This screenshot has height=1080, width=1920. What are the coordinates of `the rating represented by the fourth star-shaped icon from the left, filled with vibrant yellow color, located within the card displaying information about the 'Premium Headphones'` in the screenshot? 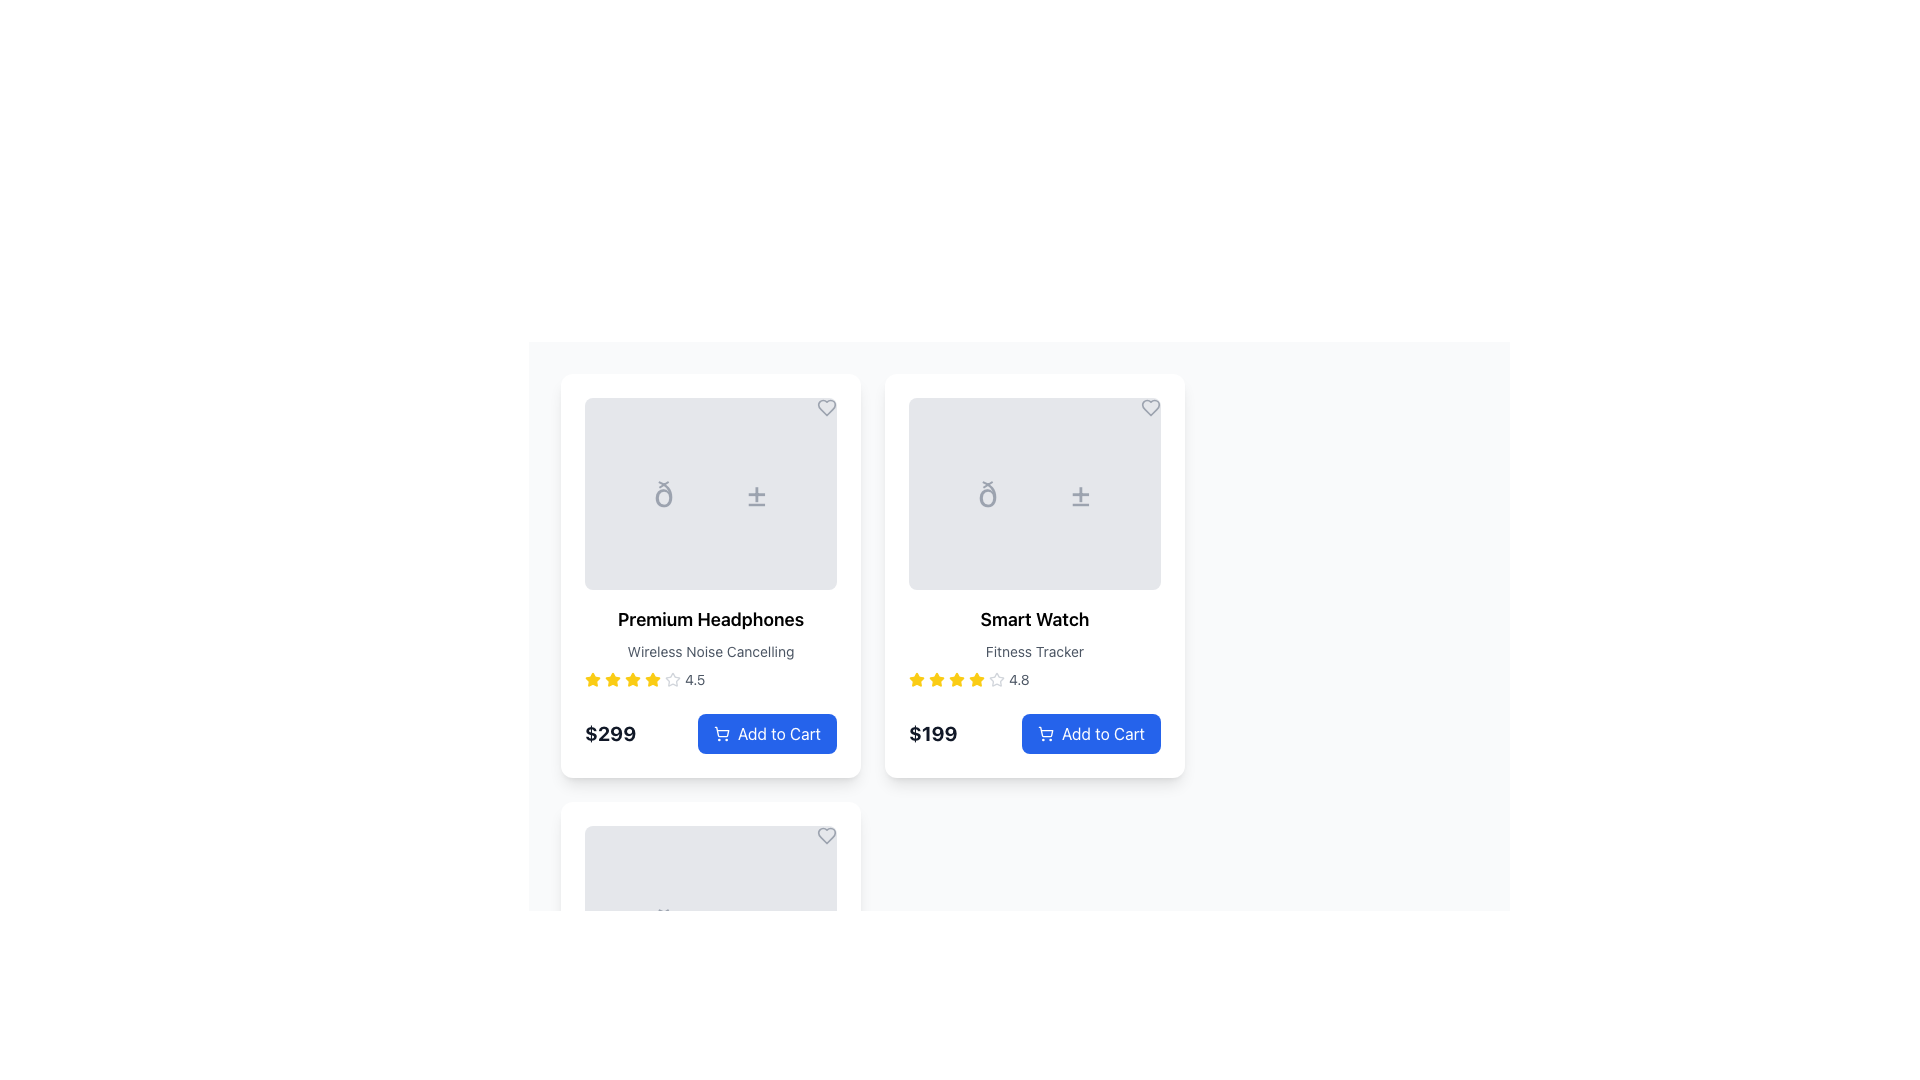 It's located at (612, 678).